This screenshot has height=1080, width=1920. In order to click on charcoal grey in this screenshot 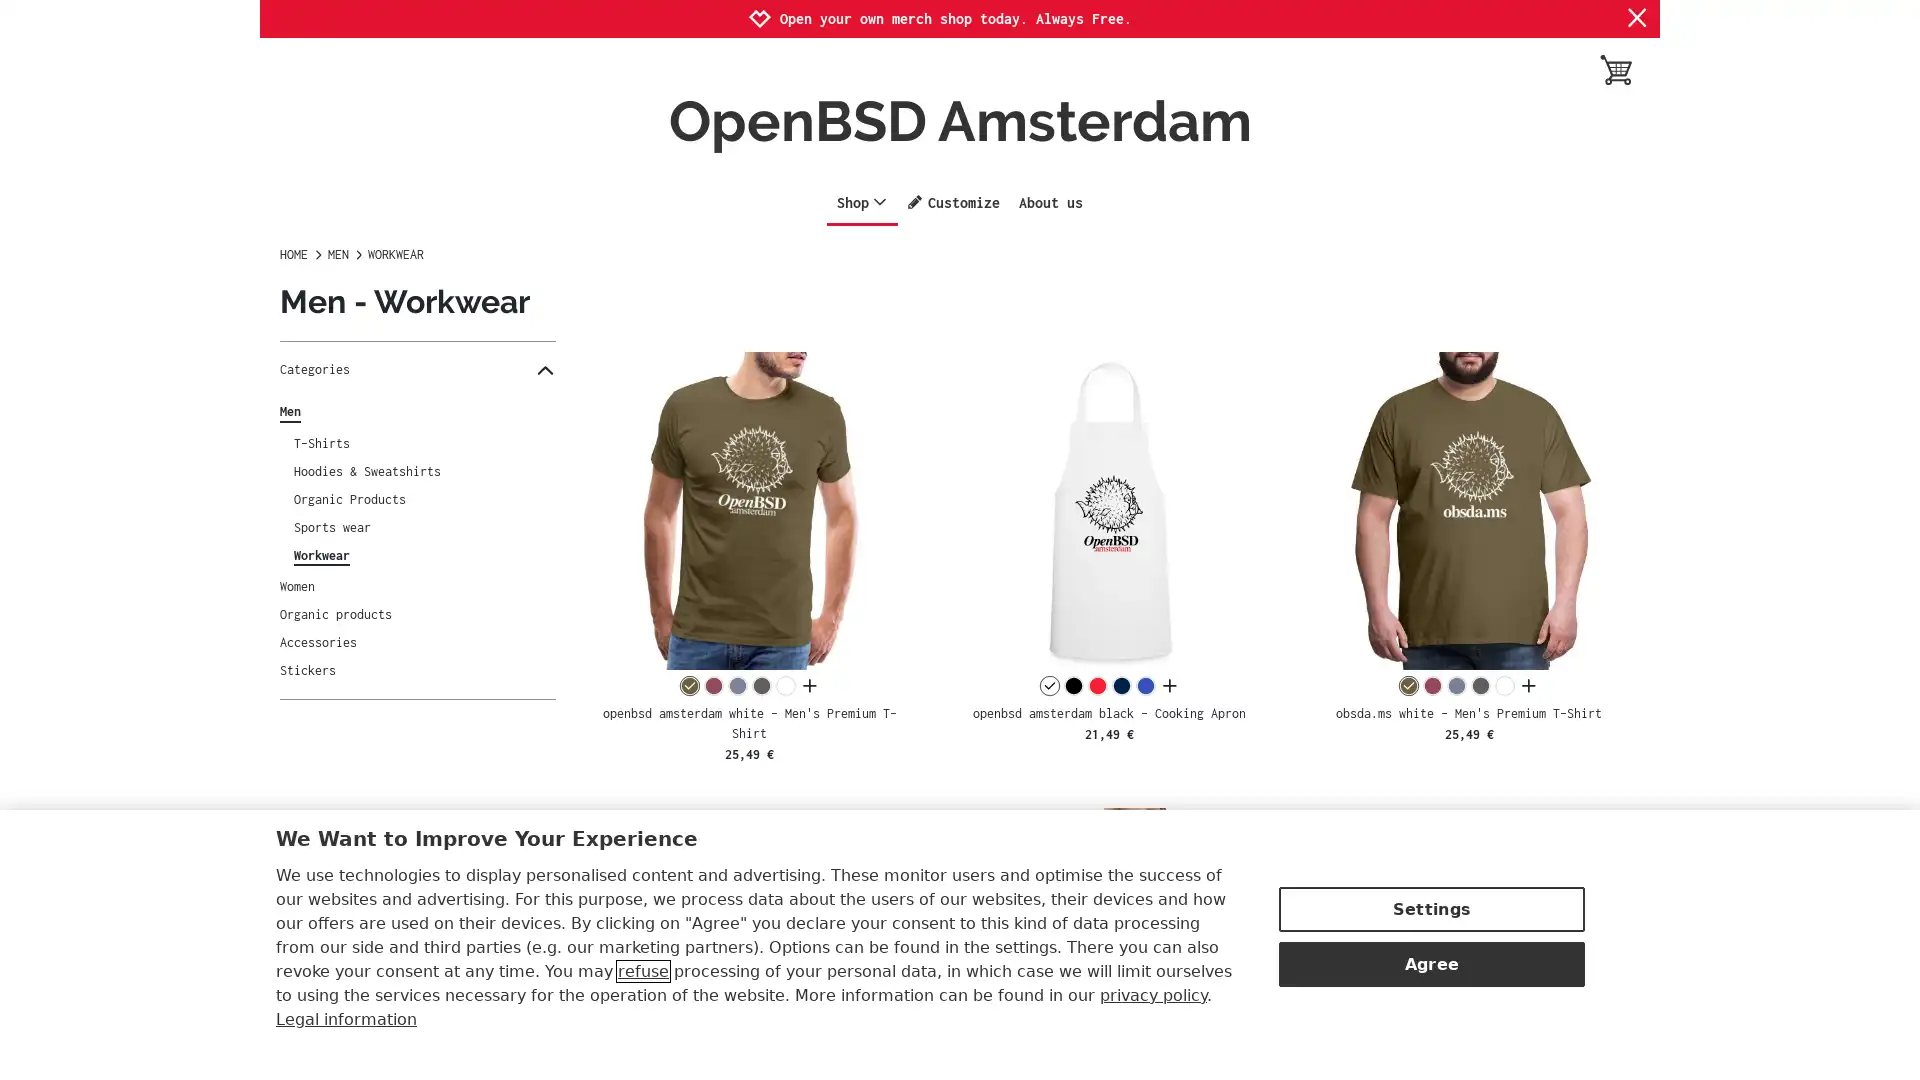, I will do `click(1481, 685)`.